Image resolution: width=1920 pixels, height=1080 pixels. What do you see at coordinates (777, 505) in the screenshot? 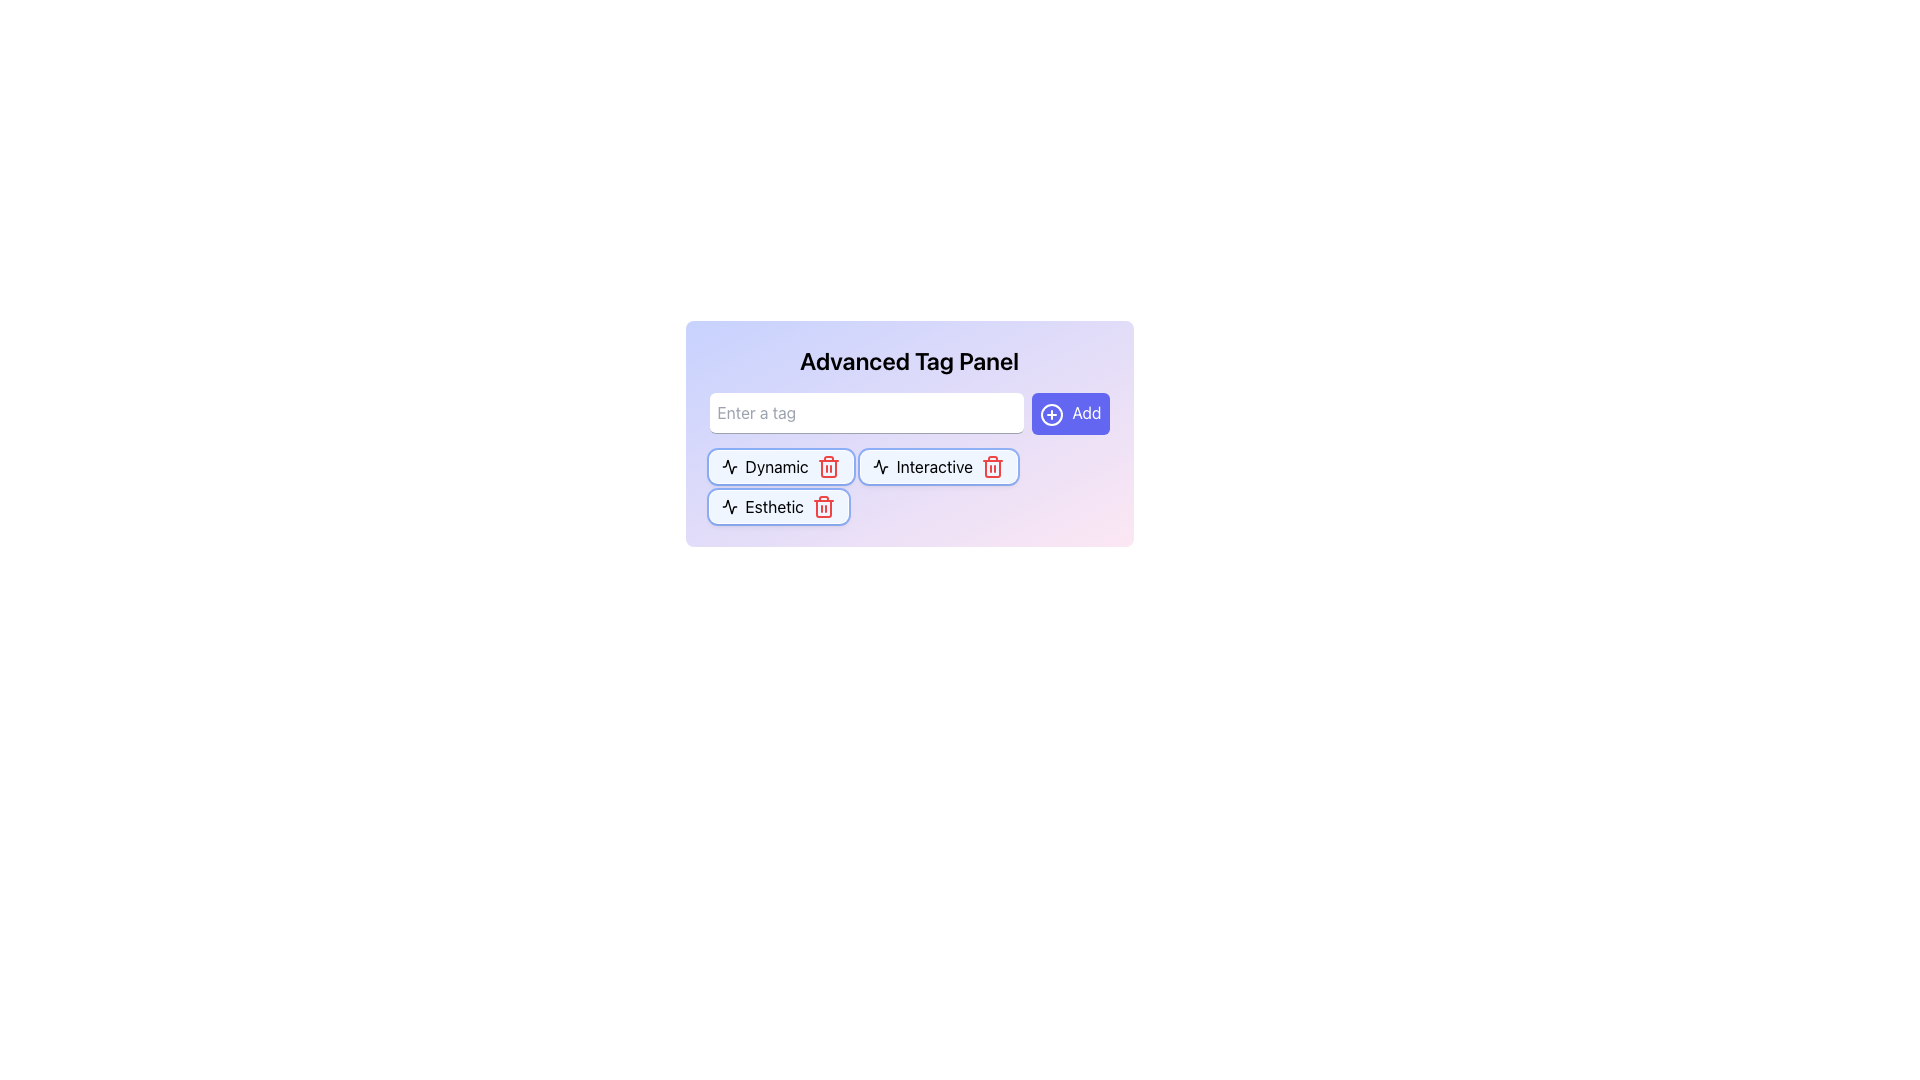
I see `to select or activate the 'Esthetic' interactive tag, which is the third chip-style tag located in the 'Advanced Tag Panel' interface` at bounding box center [777, 505].